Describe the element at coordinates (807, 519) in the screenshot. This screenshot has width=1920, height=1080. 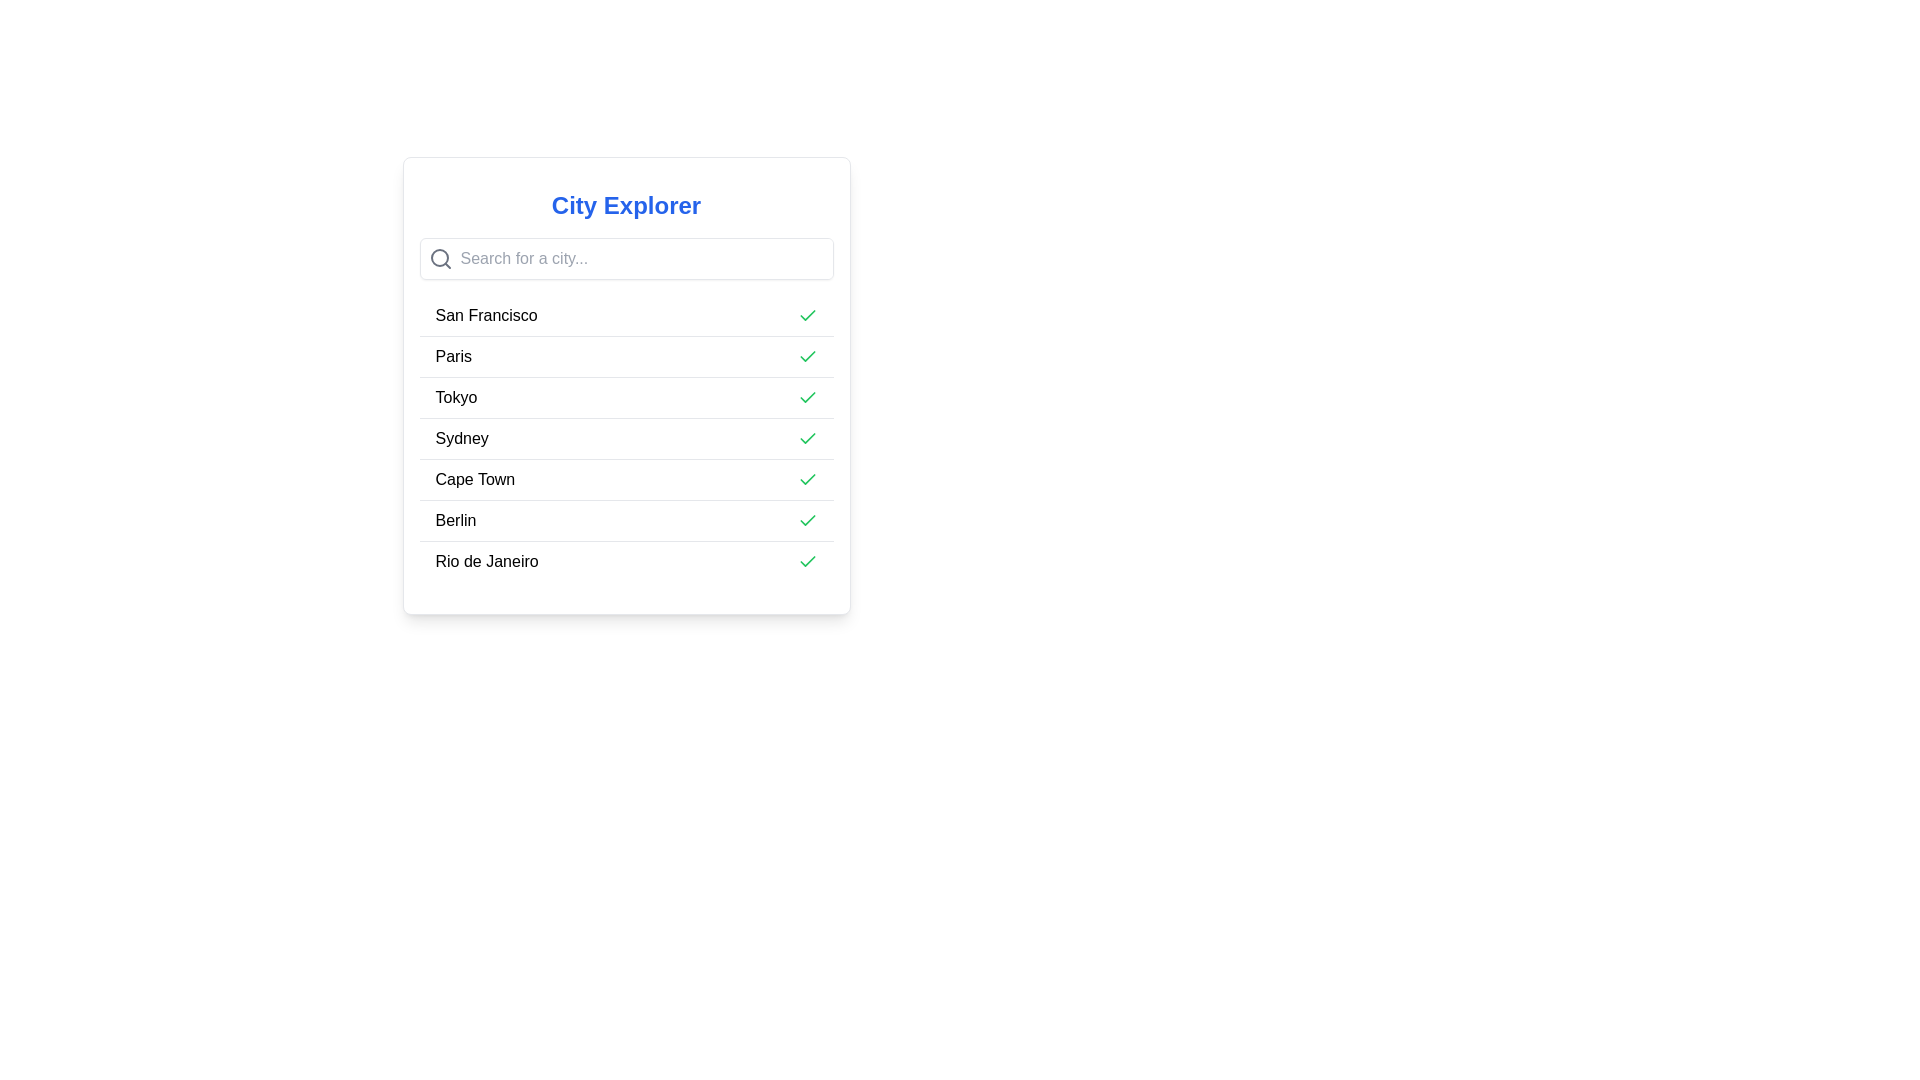
I see `the green checkmark icon associated with the label 'Berlin' in the 'City Explorer' application interface, located in the sixth row of the list` at that location.